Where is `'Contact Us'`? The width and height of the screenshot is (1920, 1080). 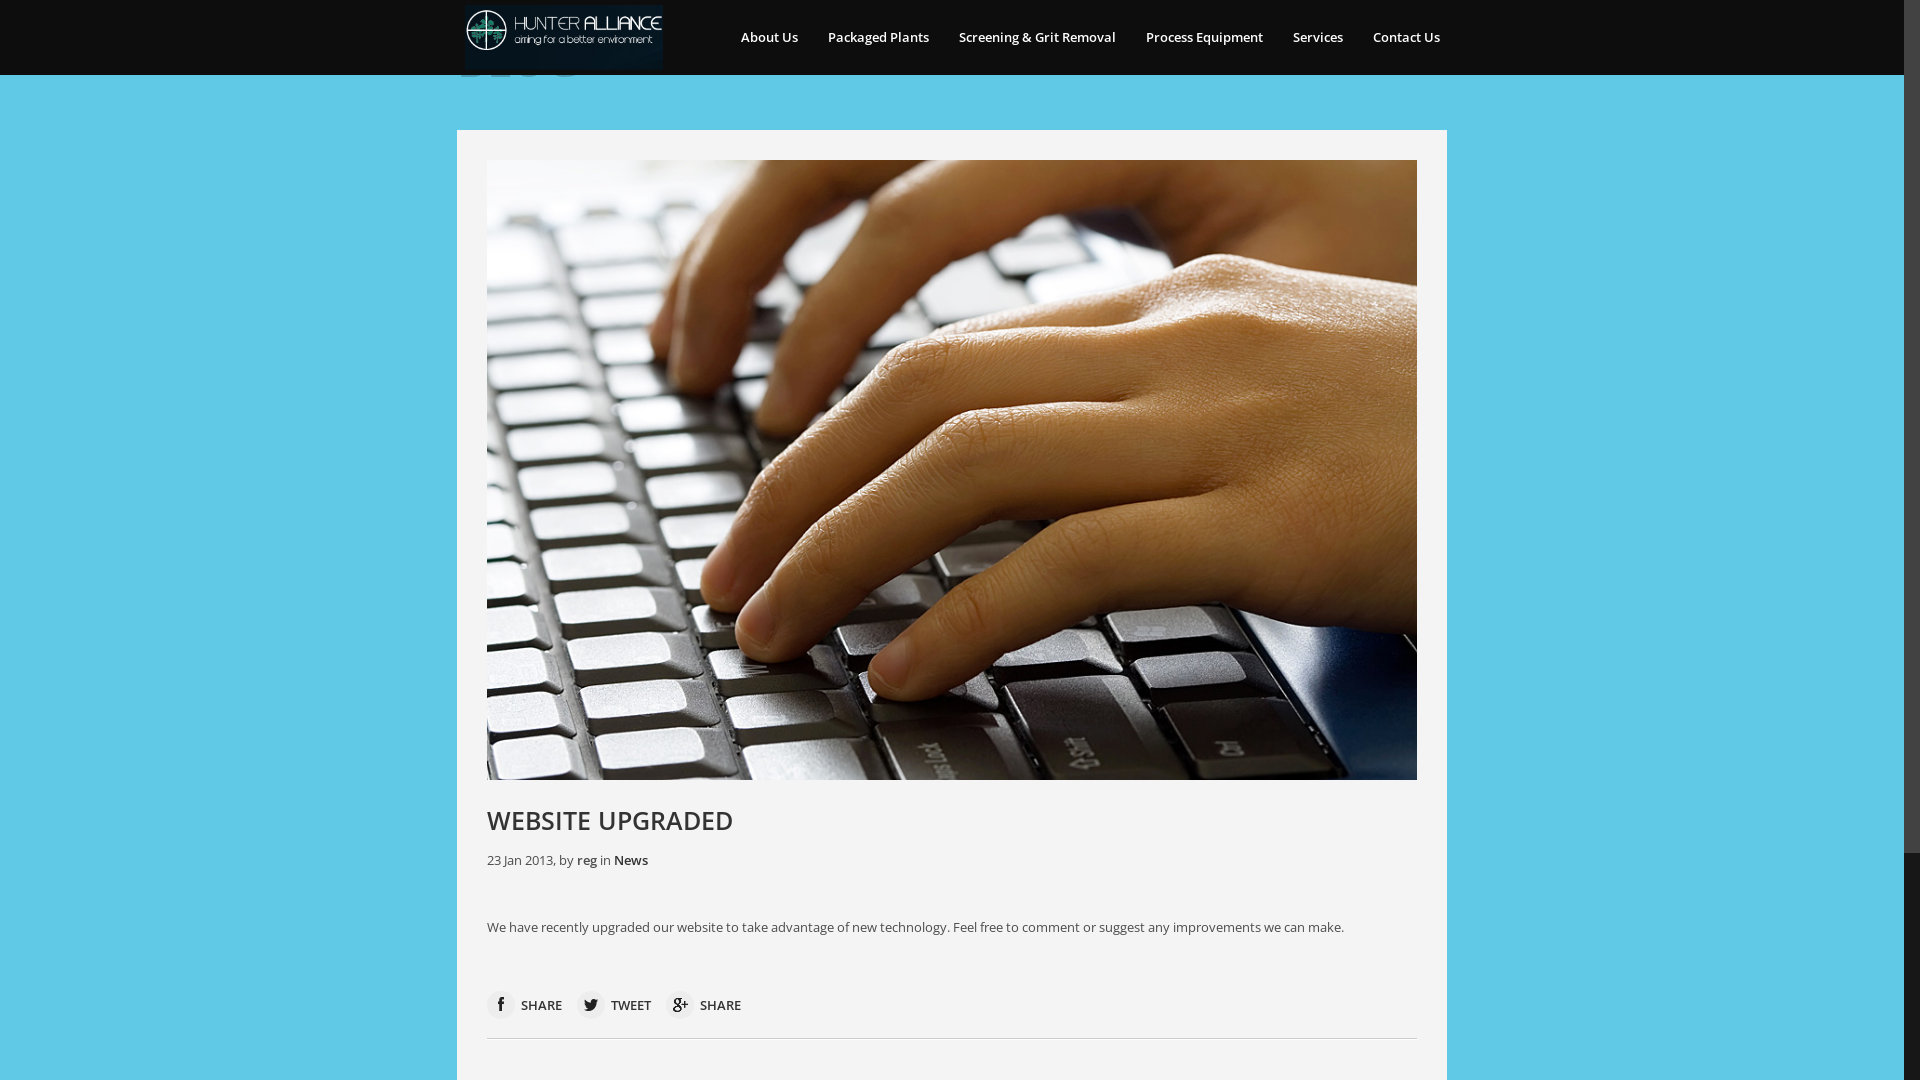
'Contact Us' is located at coordinates (1405, 37).